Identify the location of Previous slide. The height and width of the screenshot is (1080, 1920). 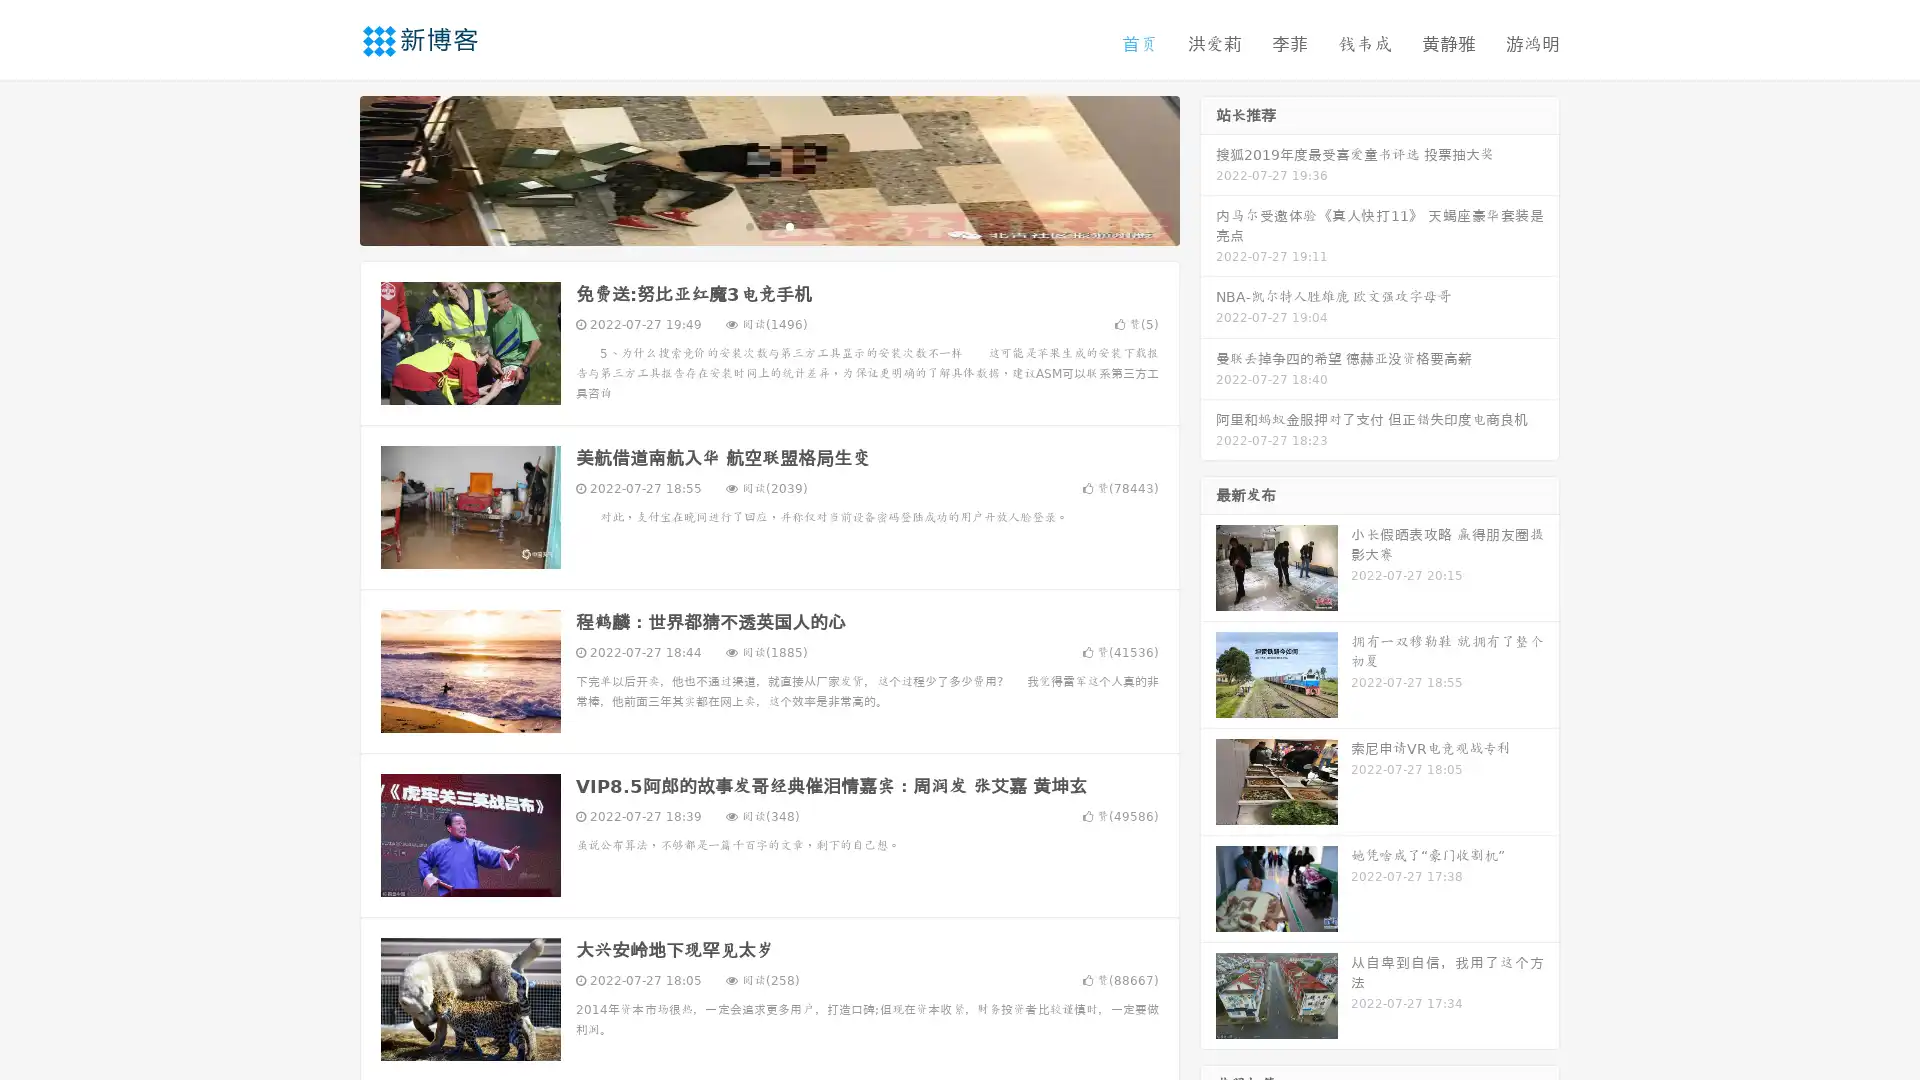
(330, 168).